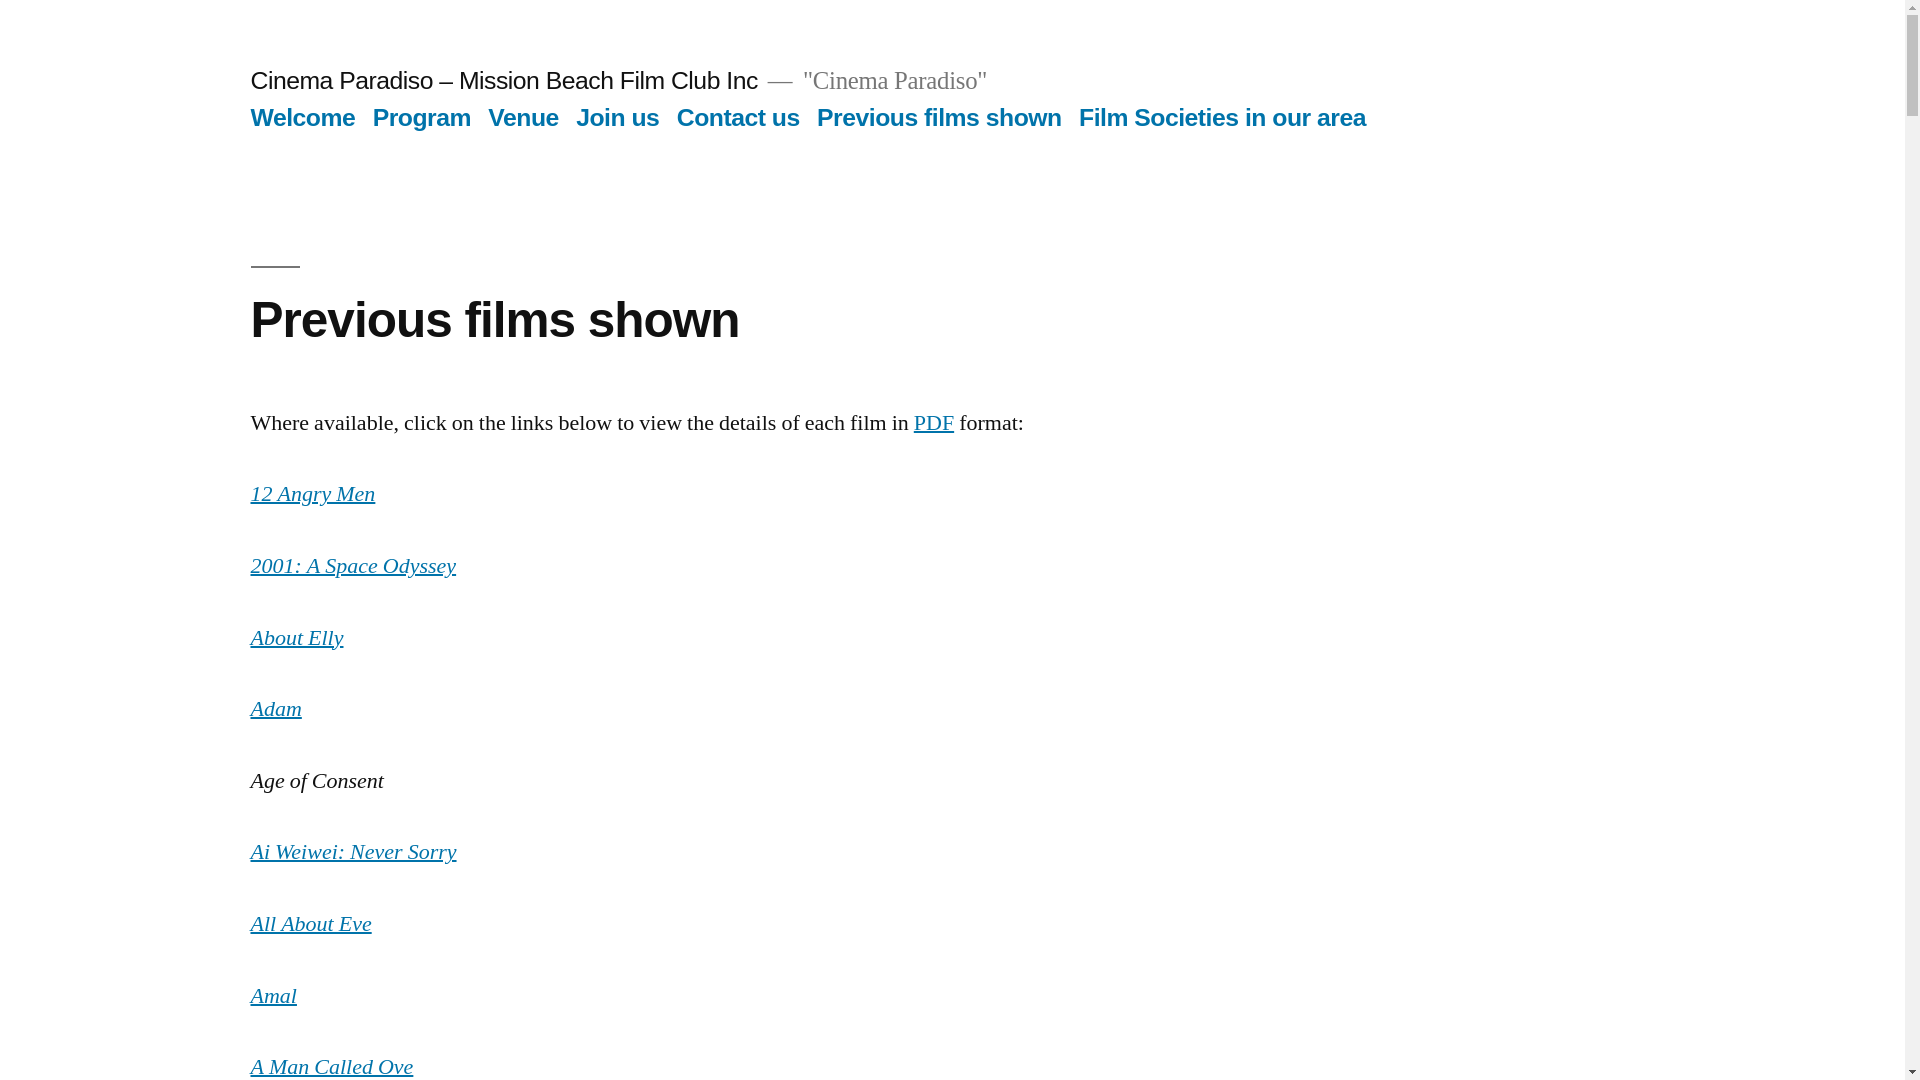 The width and height of the screenshot is (1920, 1080). What do you see at coordinates (248, 852) in the screenshot?
I see `'Ai Weiwei: Never Sorry'` at bounding box center [248, 852].